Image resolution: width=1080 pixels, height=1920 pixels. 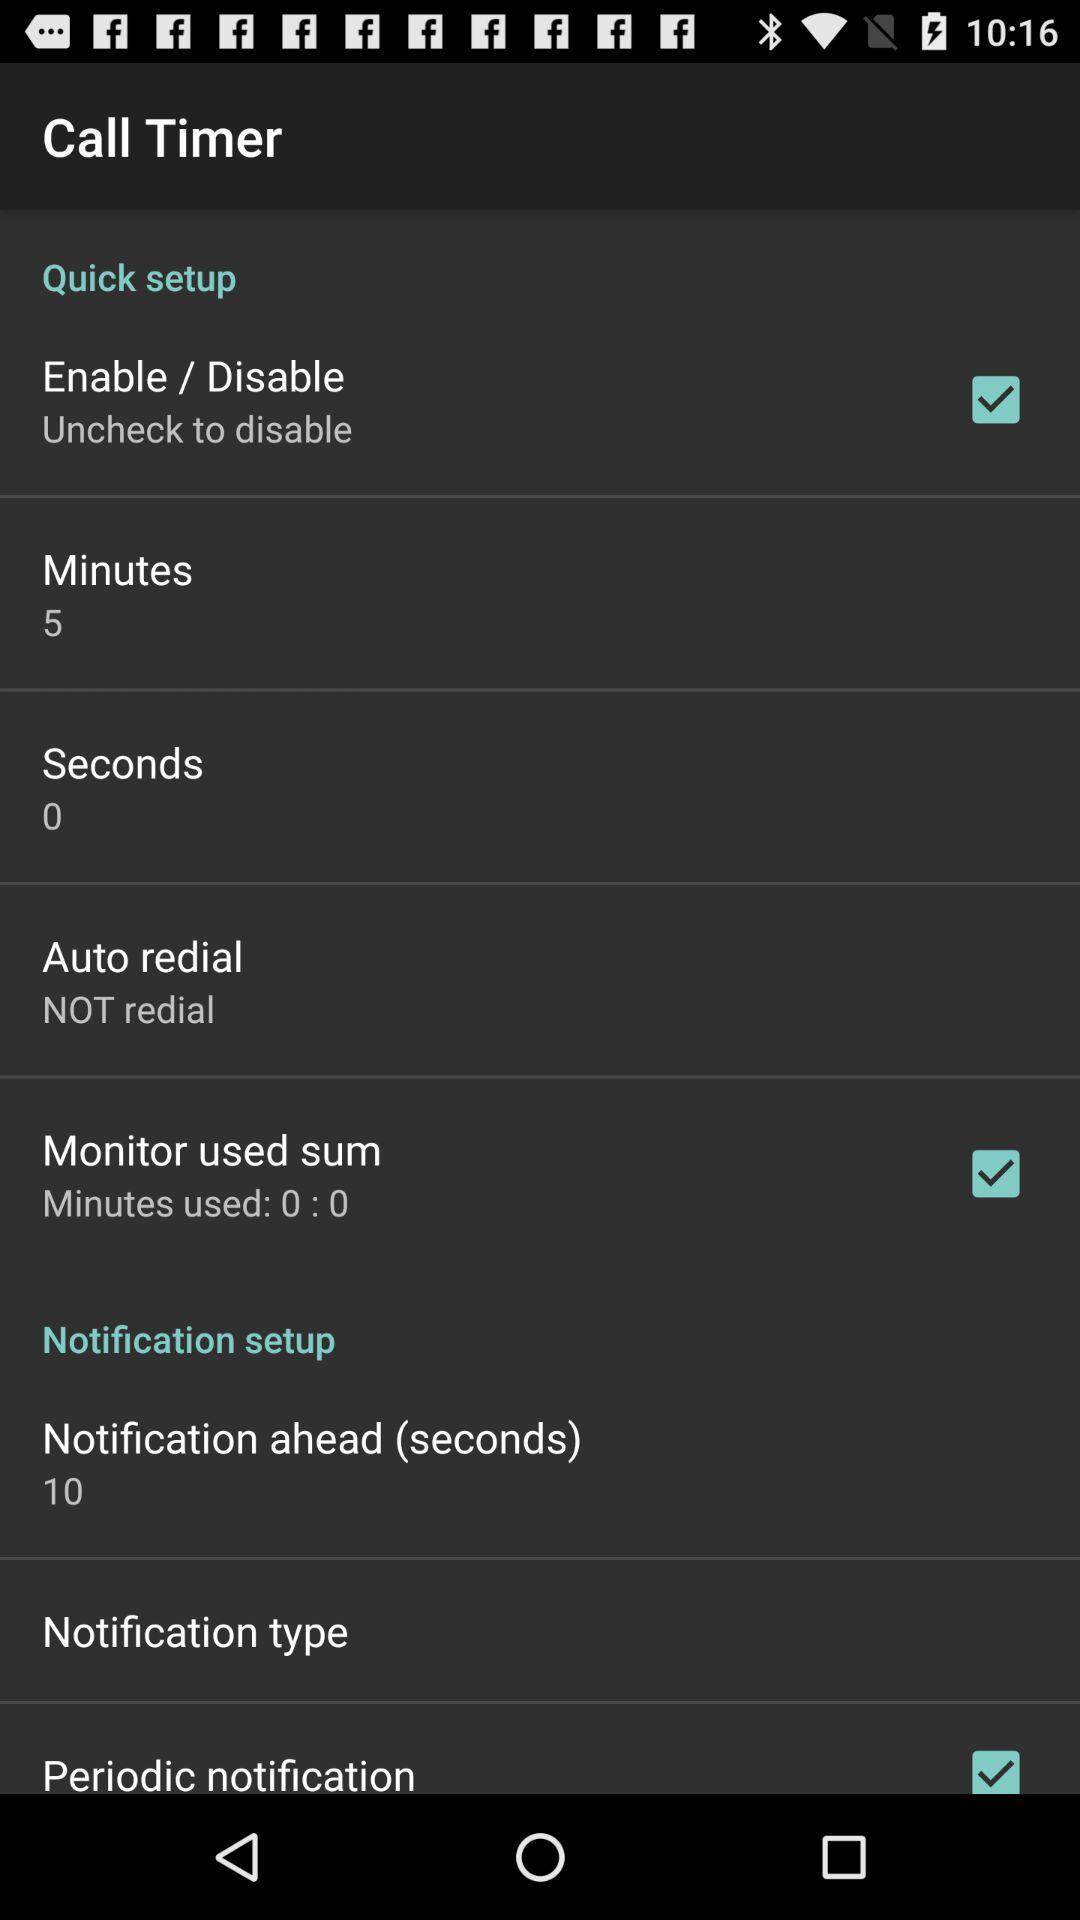 I want to click on 10 icon, so click(x=61, y=1490).